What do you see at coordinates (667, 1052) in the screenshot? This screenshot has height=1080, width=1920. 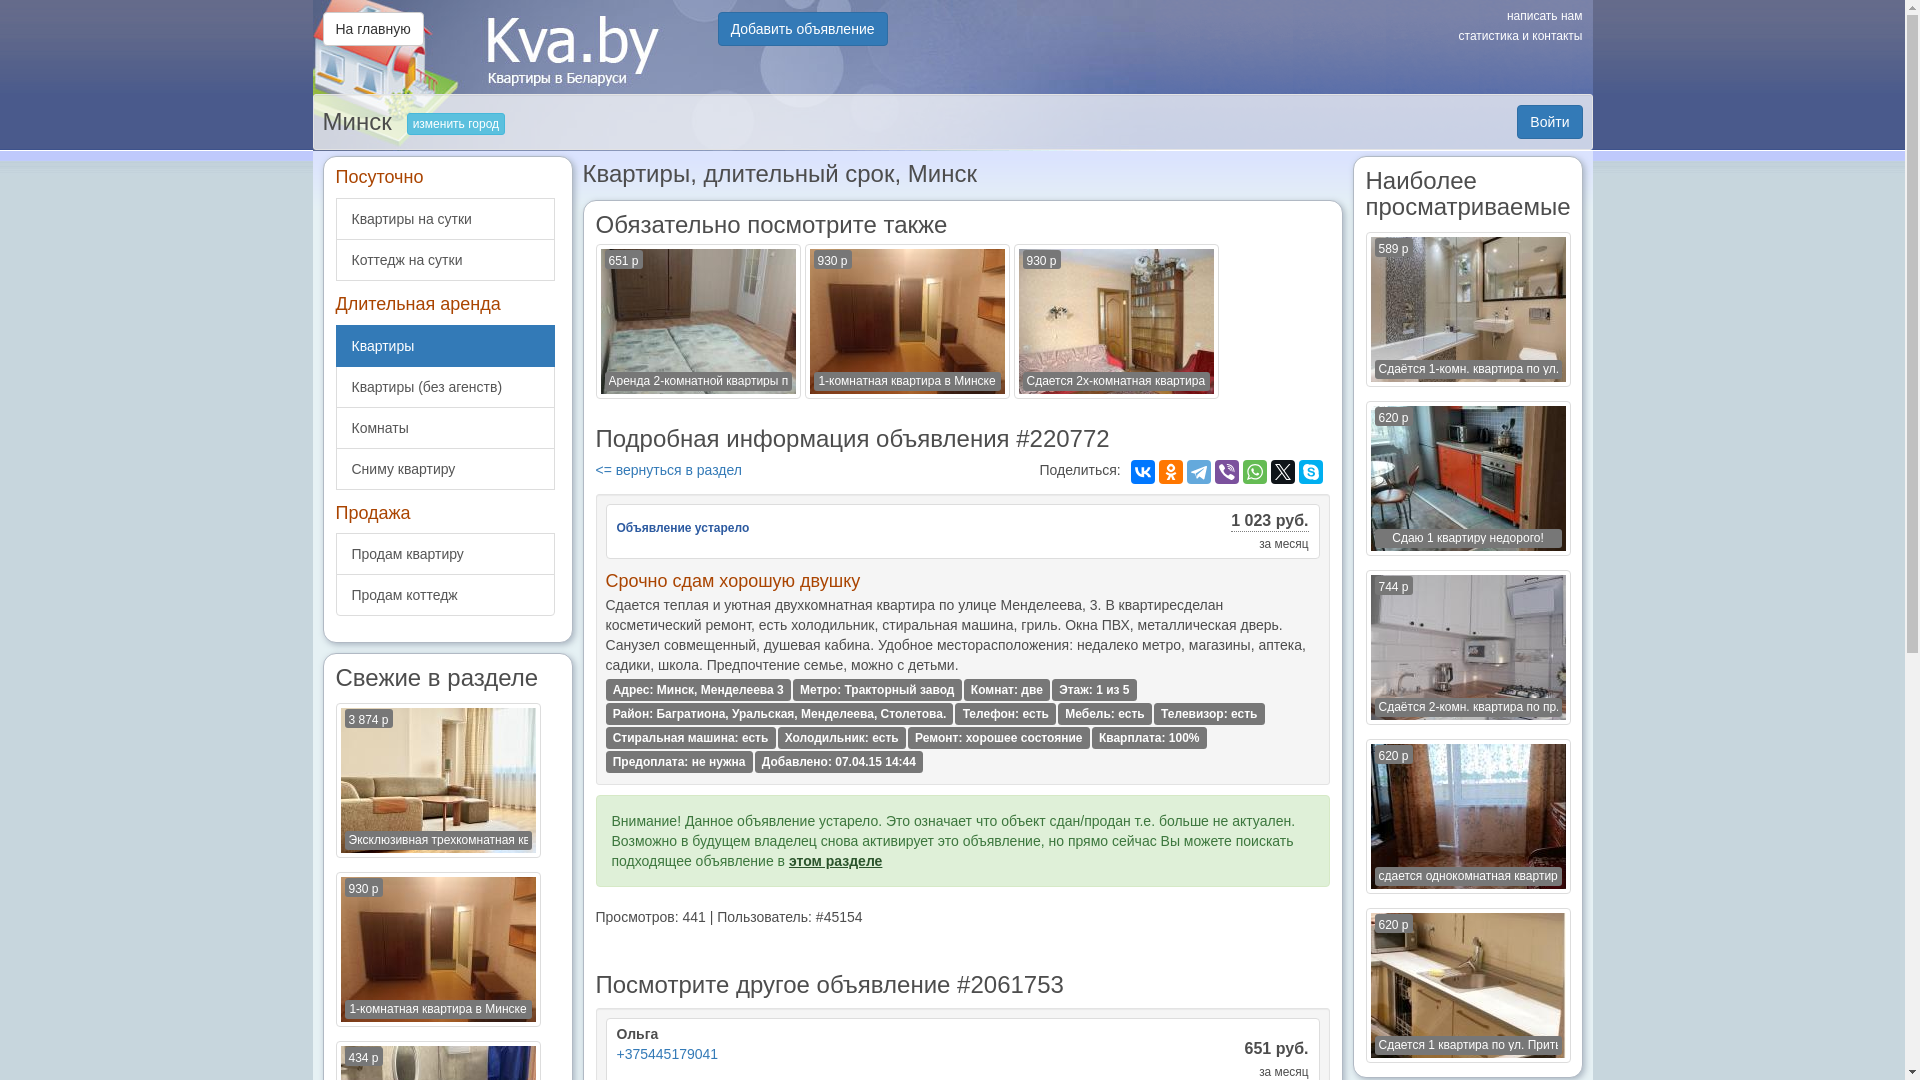 I see `'+375445179041'` at bounding box center [667, 1052].